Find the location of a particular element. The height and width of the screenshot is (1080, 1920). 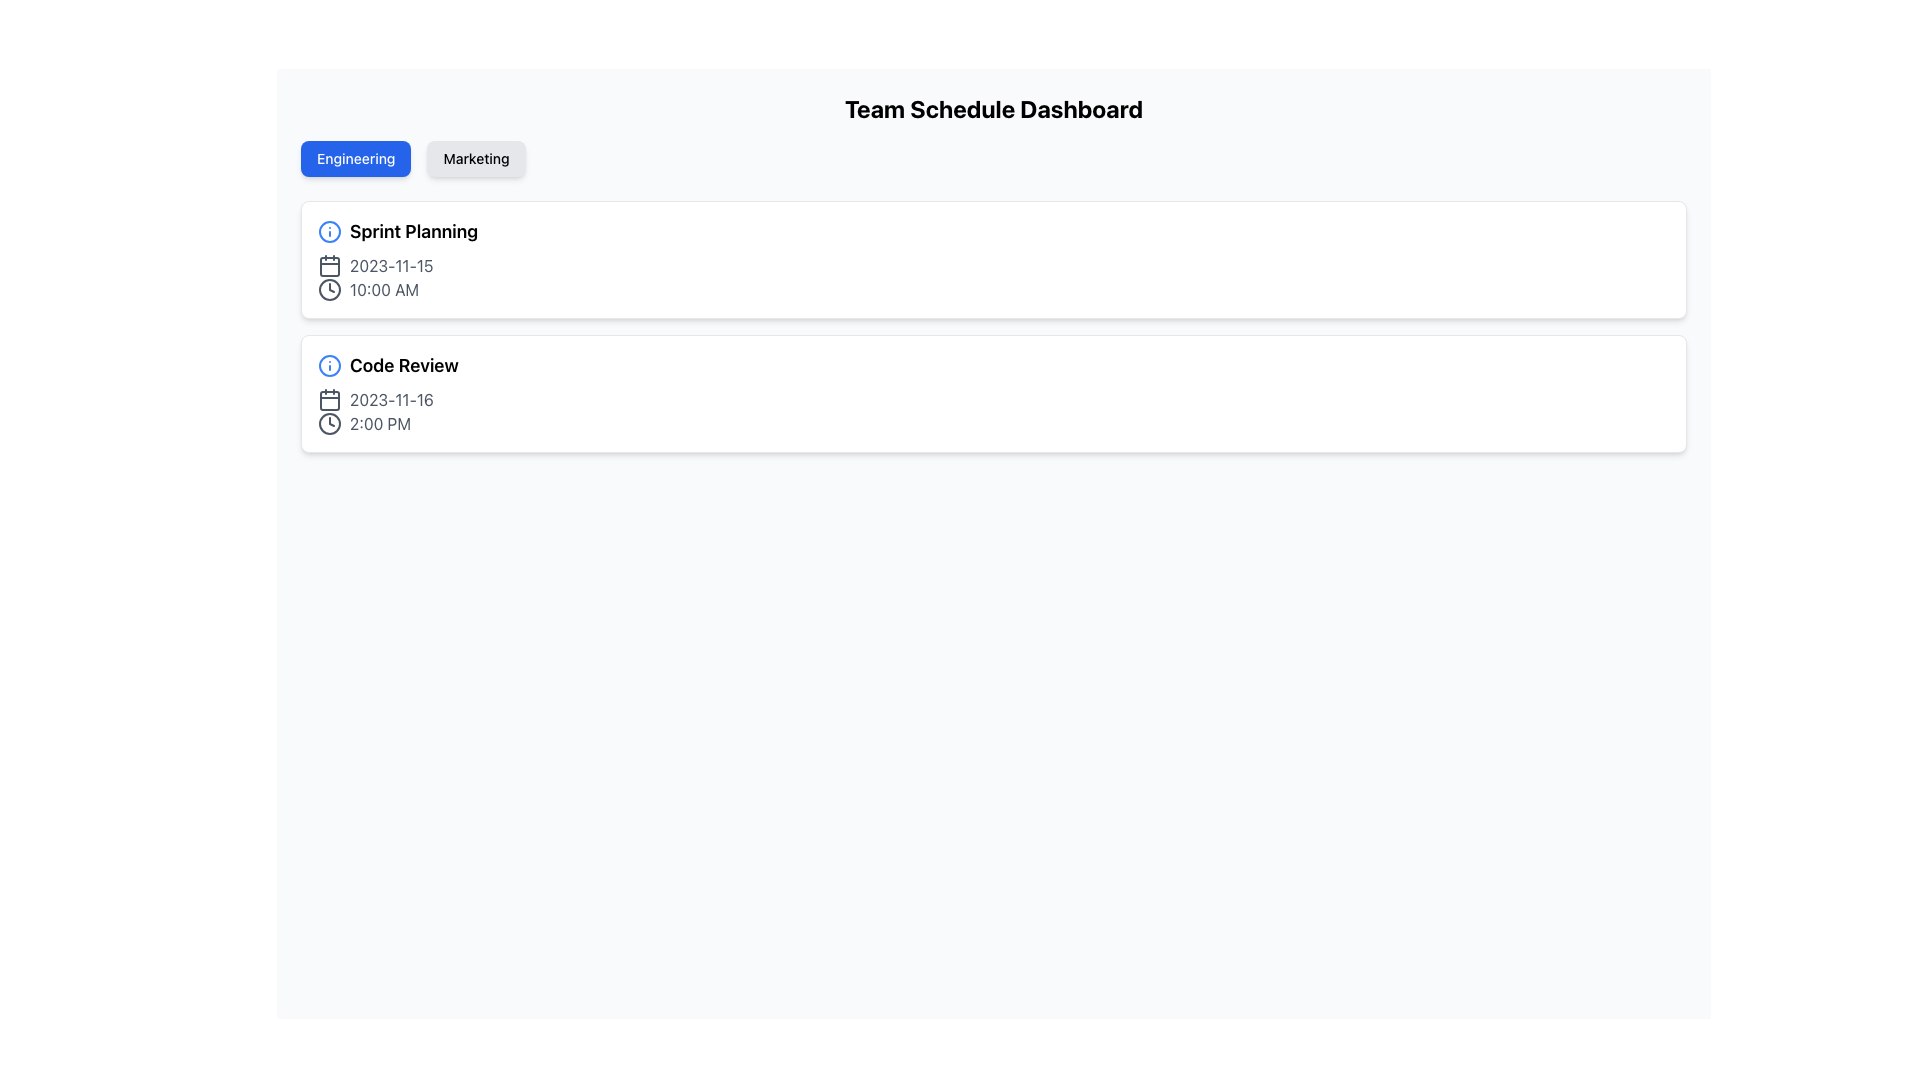

the rounded rectangular calendar icon component within the 'Code Review' entry is located at coordinates (330, 401).